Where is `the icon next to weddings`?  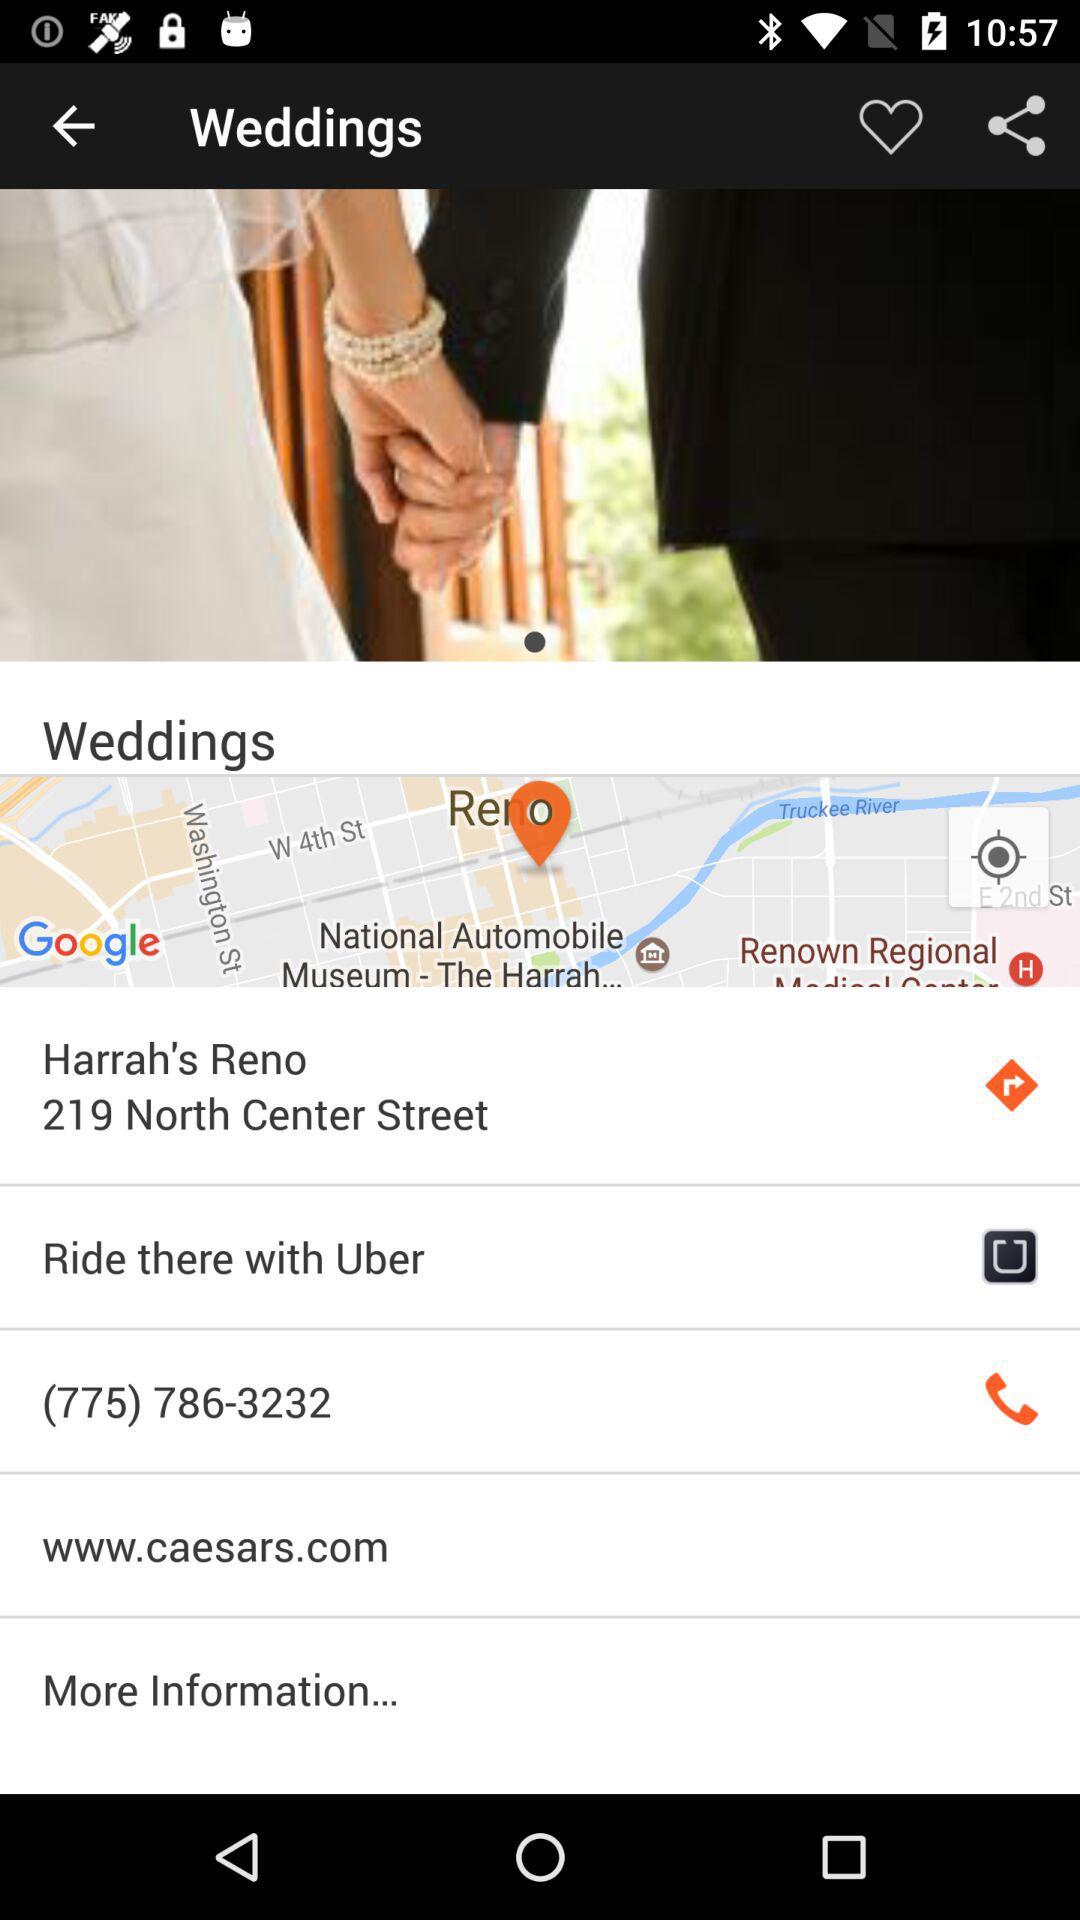
the icon next to weddings is located at coordinates (890, 124).